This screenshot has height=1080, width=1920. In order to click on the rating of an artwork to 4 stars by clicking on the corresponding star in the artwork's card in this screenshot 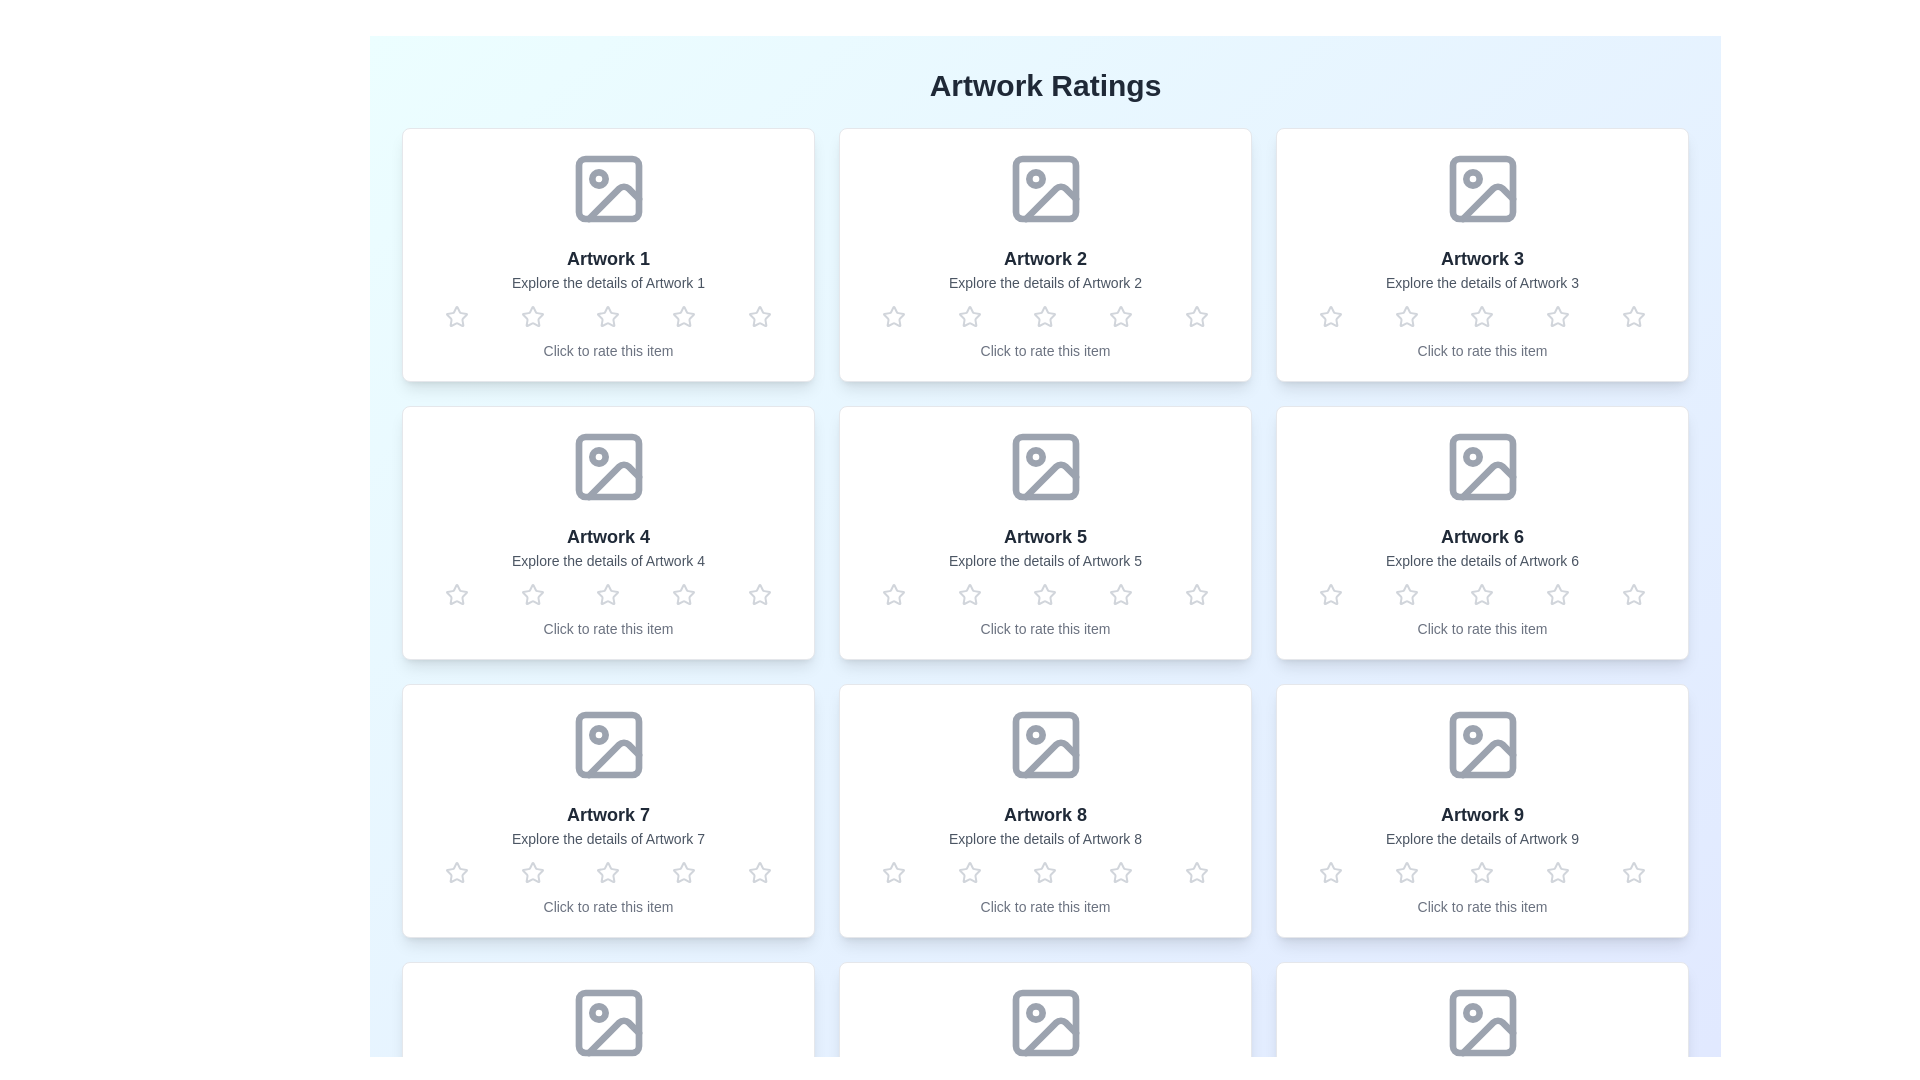, I will do `click(684, 315)`.